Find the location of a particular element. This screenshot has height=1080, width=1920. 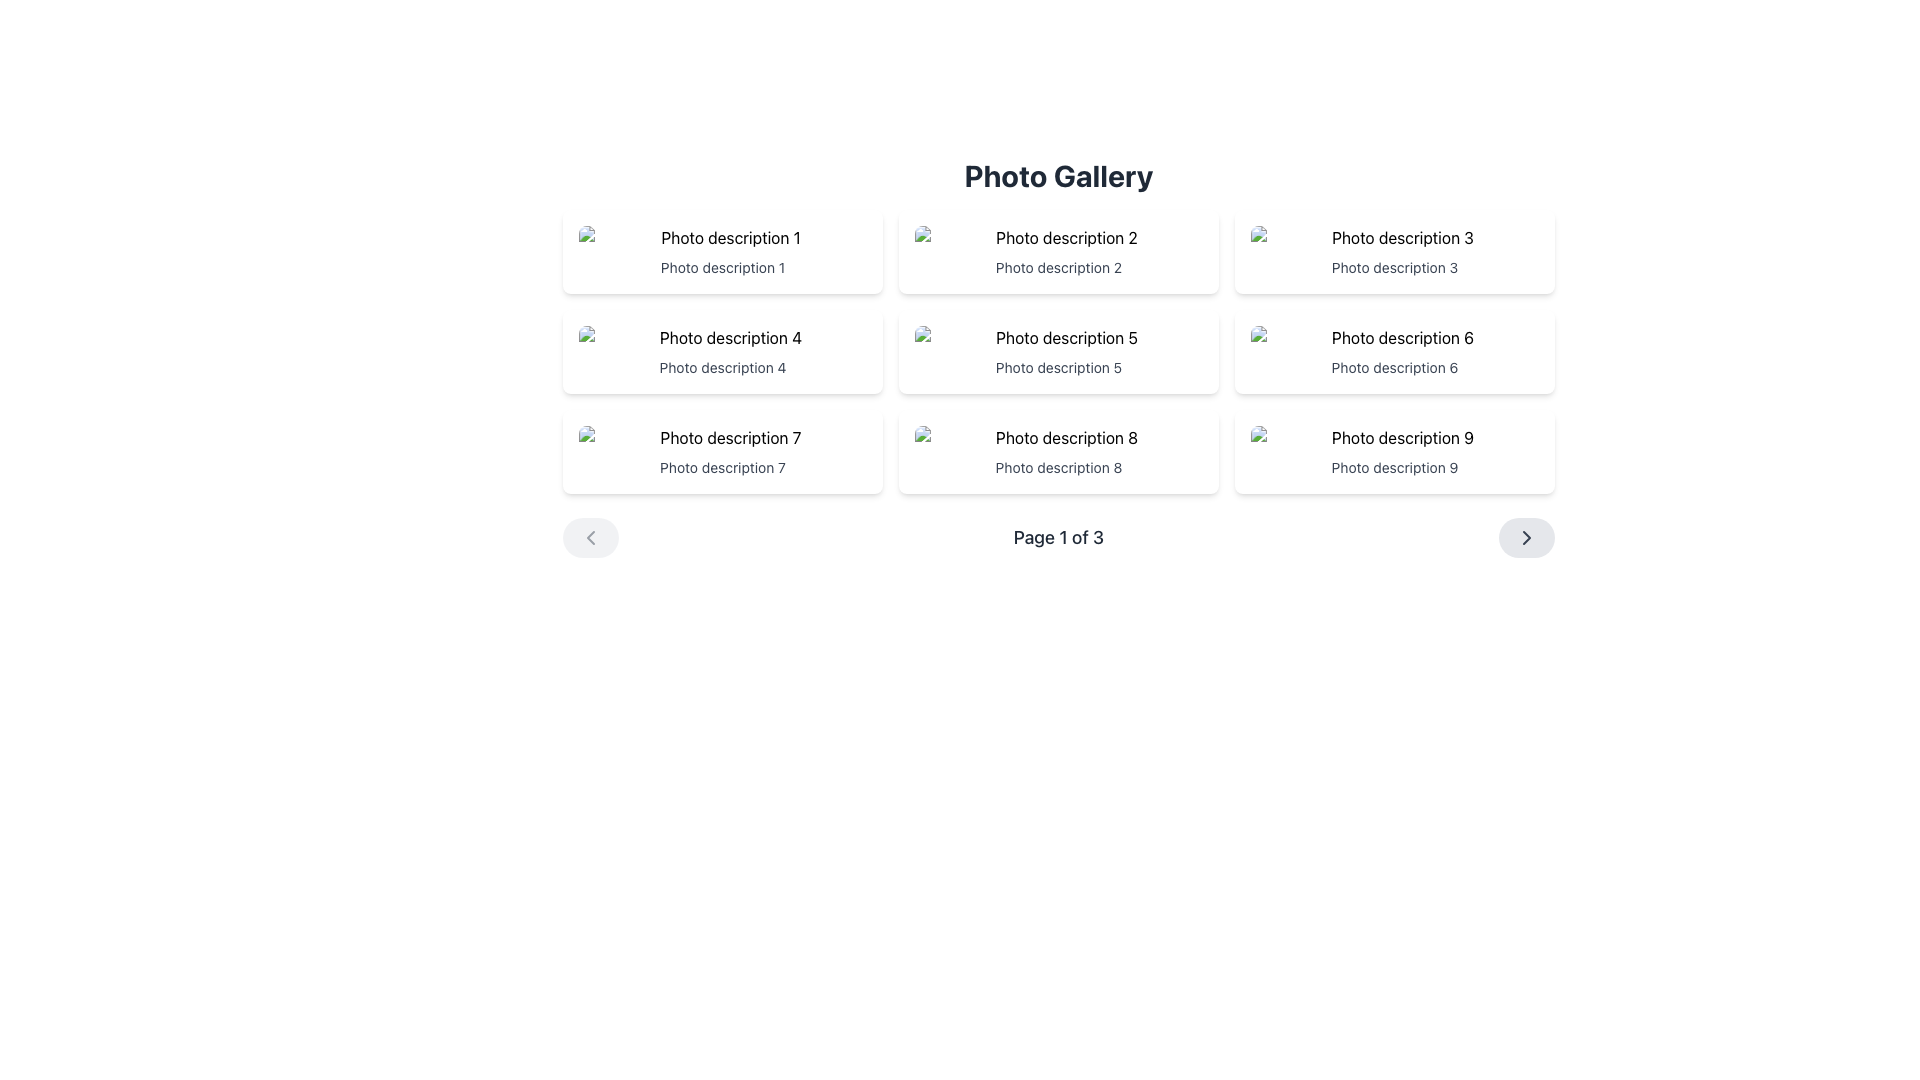

the text label displaying 'Photo description 8' located at the bottom-center of the card in the third row and second column of the grid layout is located at coordinates (1058, 467).